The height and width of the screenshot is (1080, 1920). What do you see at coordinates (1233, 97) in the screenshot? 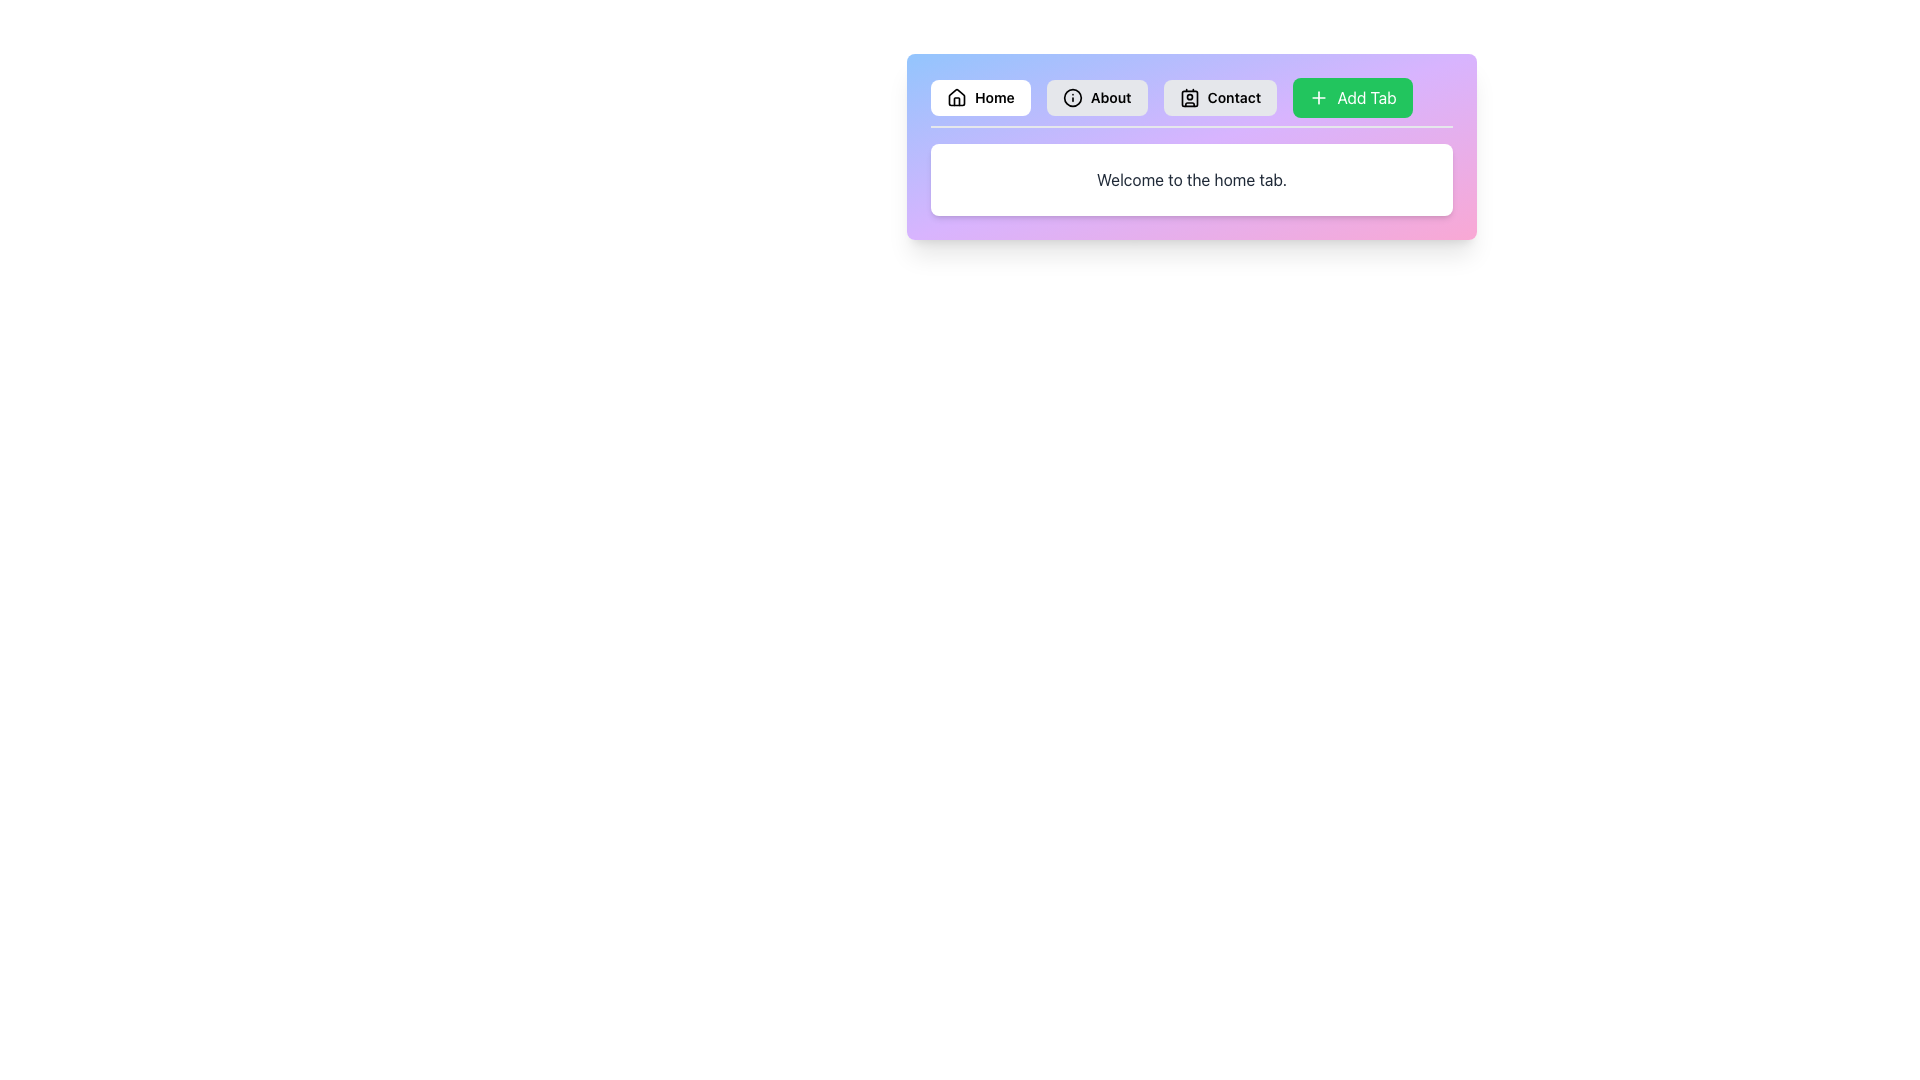
I see `the text label indicating communication features in the navigation menu` at bounding box center [1233, 97].